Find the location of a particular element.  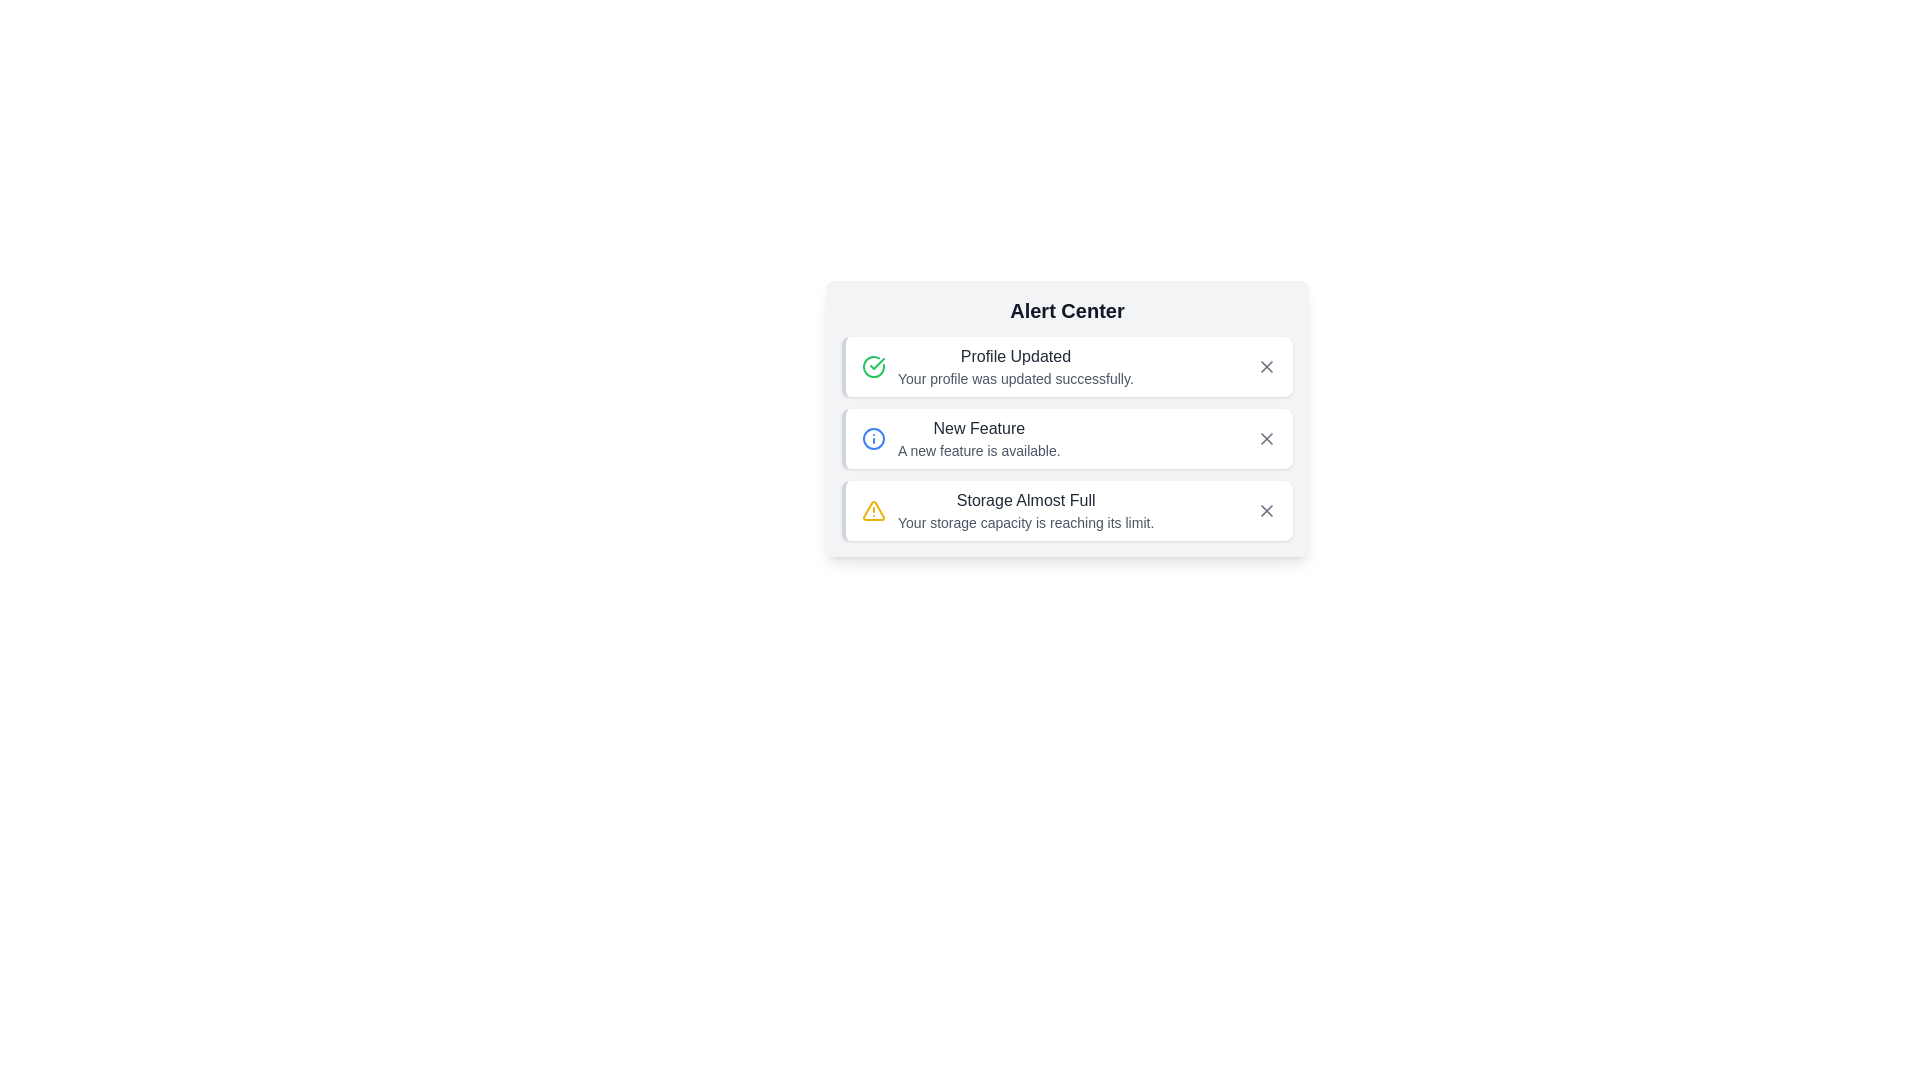

the small blue circular icon indicating an informational context, located to the left of the 'New Feature' text in the notification list under the 'Alert Center' is located at coordinates (873, 438).